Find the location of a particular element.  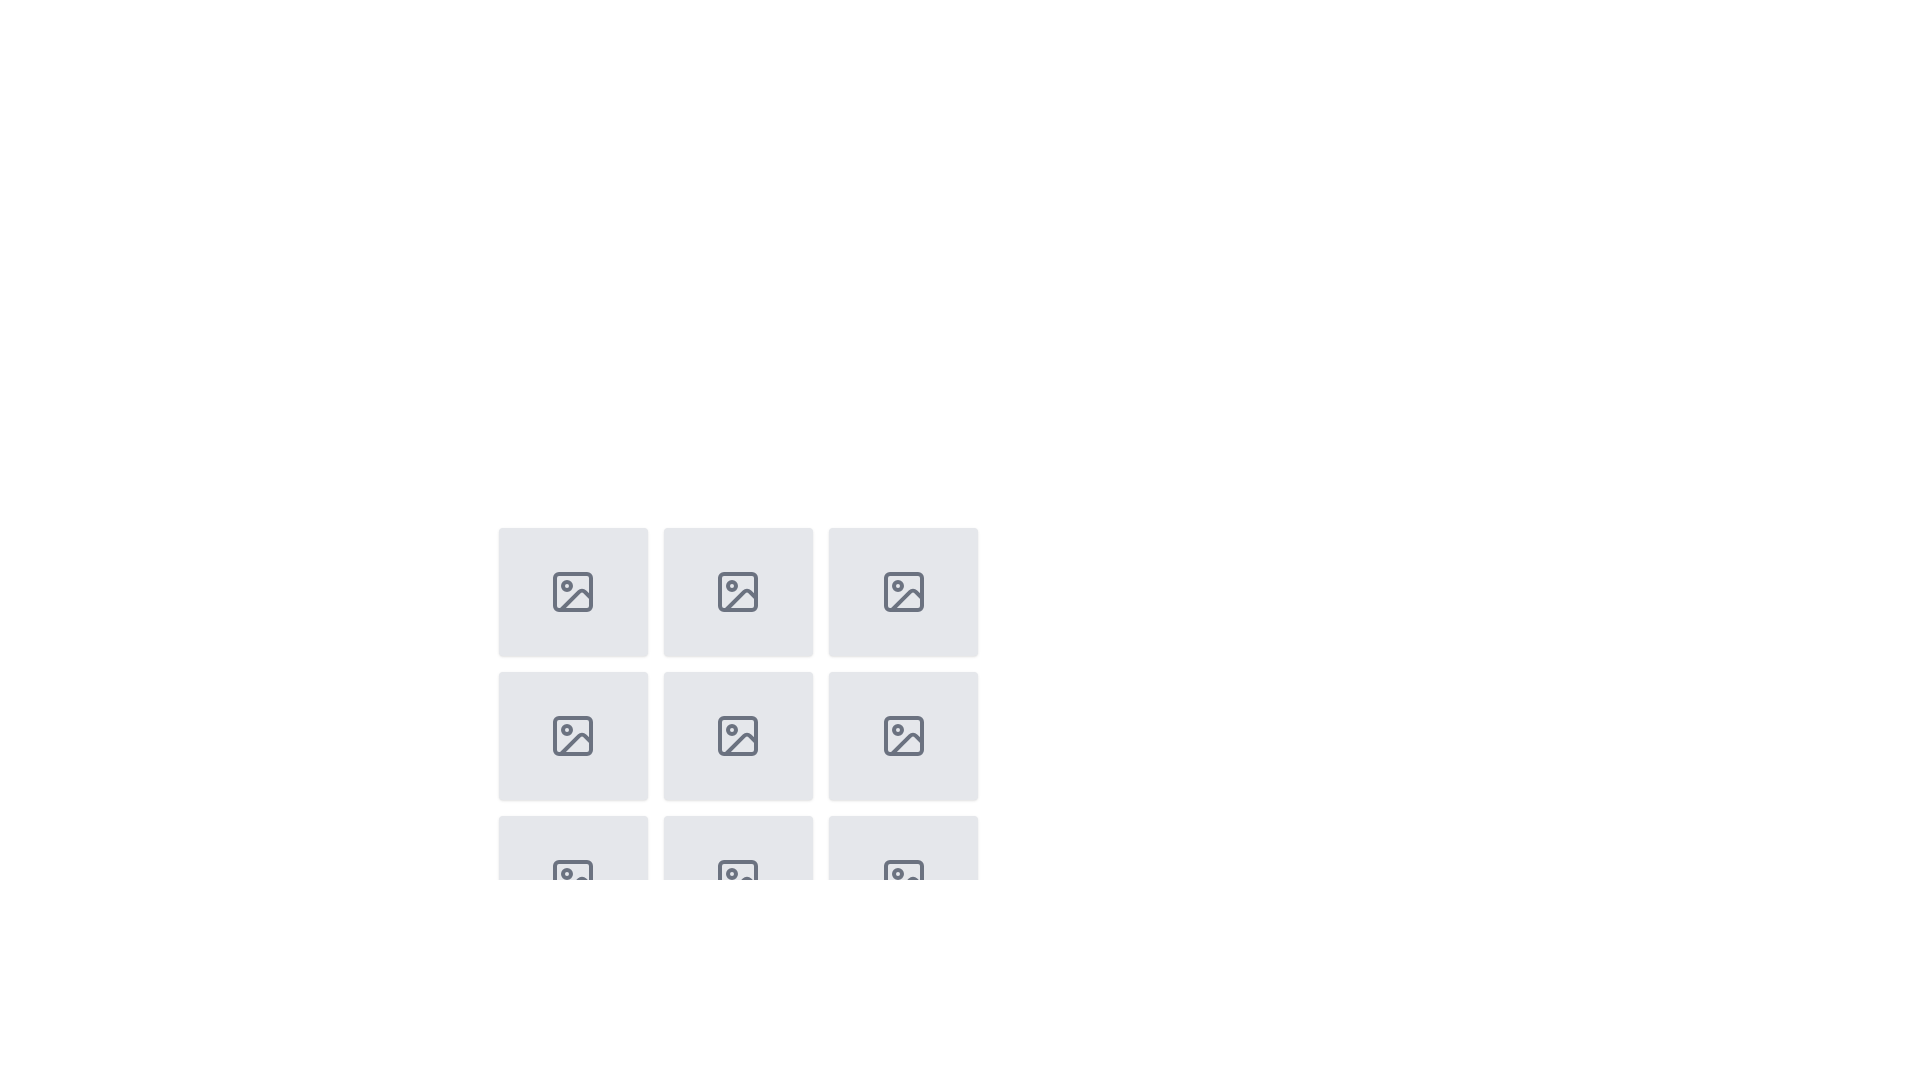

the gray vector icon with rounded corners located in the center of the second row in a grid of similar icons is located at coordinates (737, 736).